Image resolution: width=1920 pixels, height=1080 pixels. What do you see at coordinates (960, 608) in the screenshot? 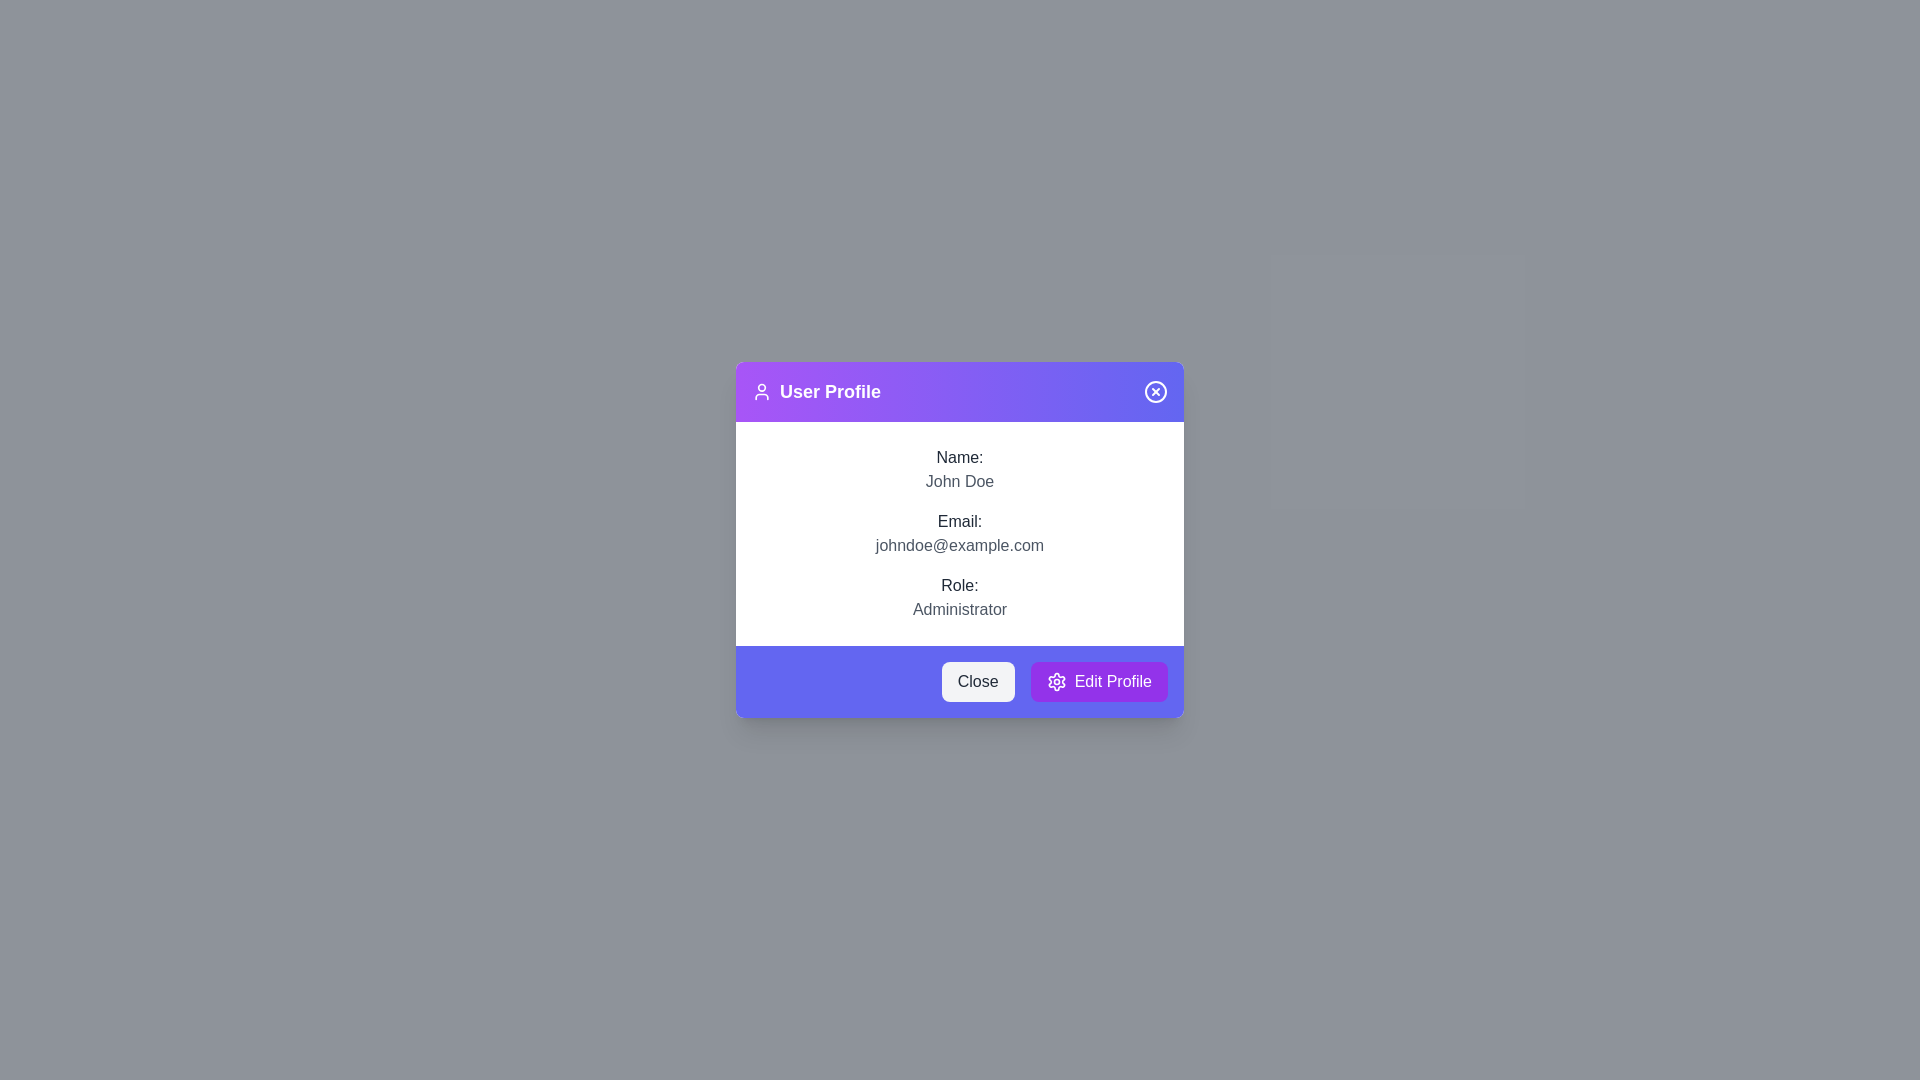
I see `text label displaying 'Administrator', which is styled in gray and located beneath the 'Role:' label in the user profile section` at bounding box center [960, 608].